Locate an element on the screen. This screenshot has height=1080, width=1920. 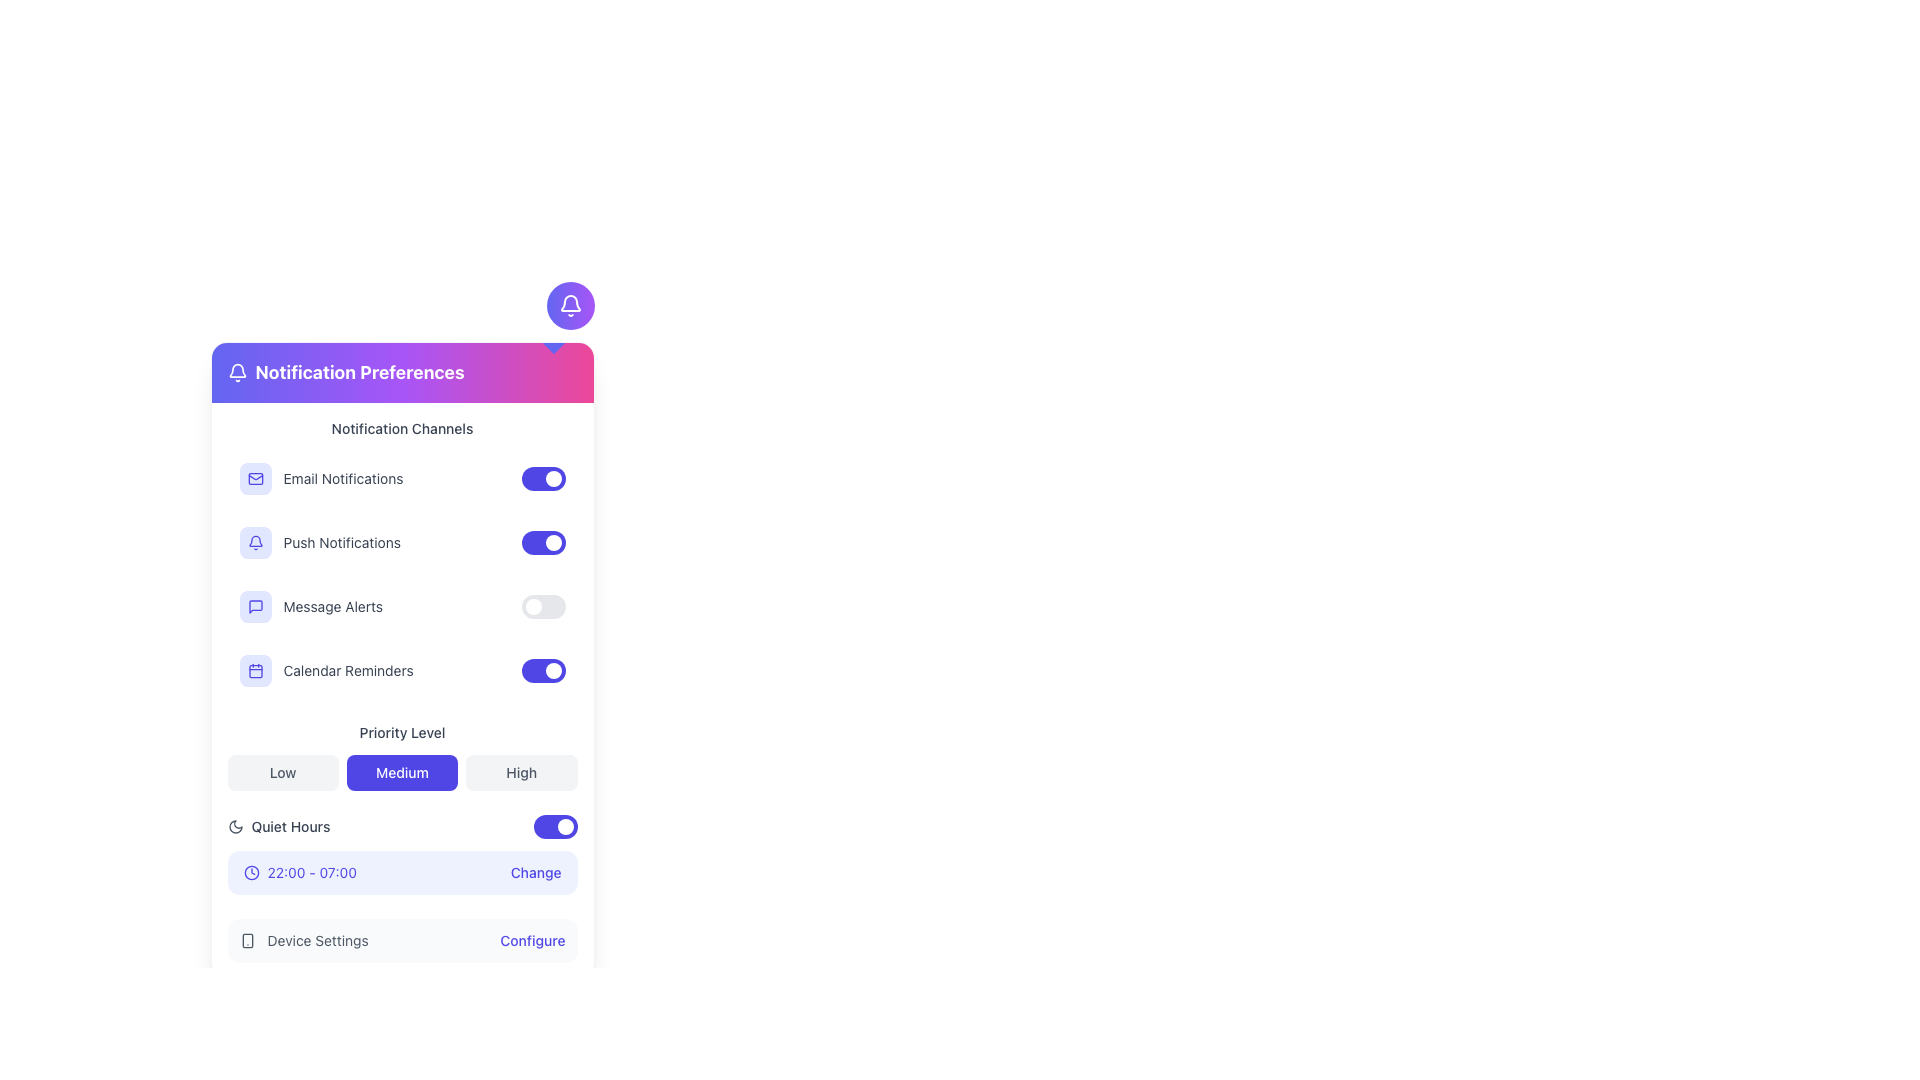
the icon representing 'Quiet Hours', located to the left of the 'Quiet Hours' label is located at coordinates (235, 826).